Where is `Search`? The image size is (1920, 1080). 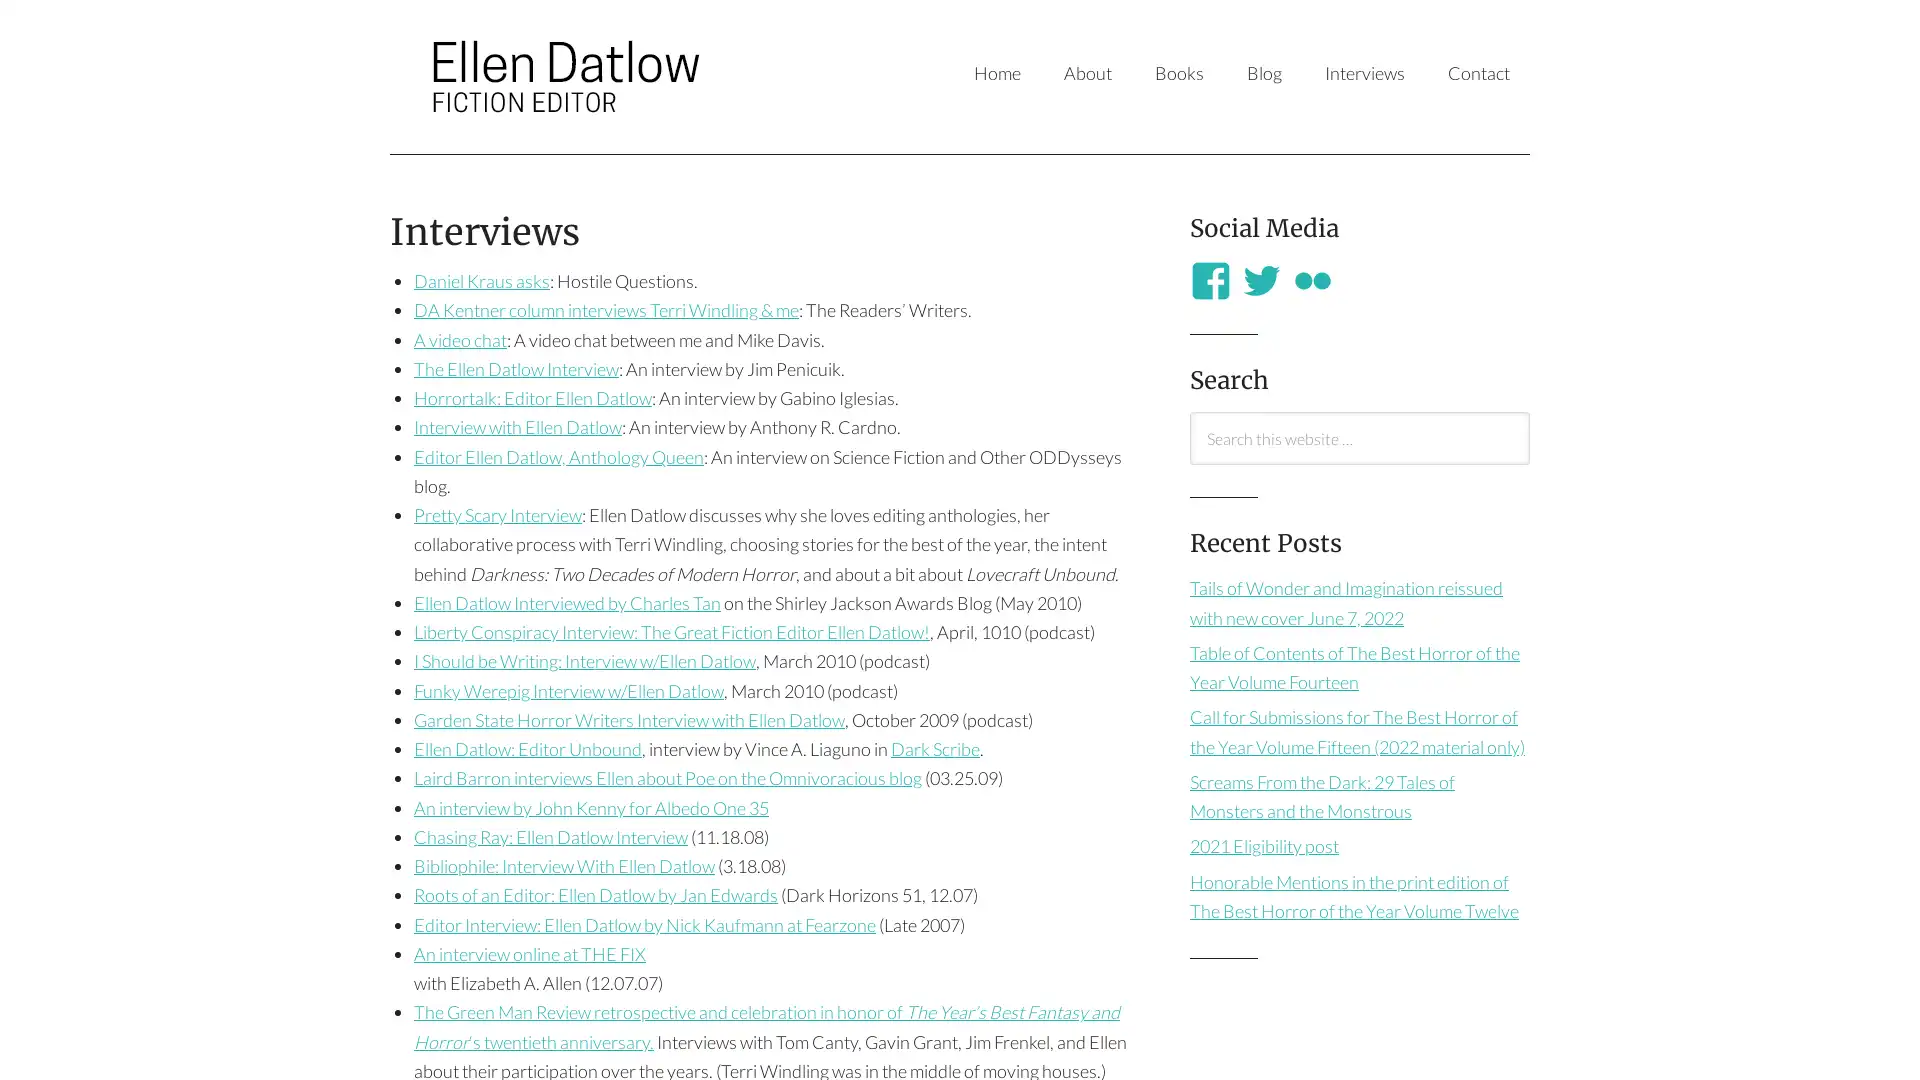
Search is located at coordinates (1189, 463).